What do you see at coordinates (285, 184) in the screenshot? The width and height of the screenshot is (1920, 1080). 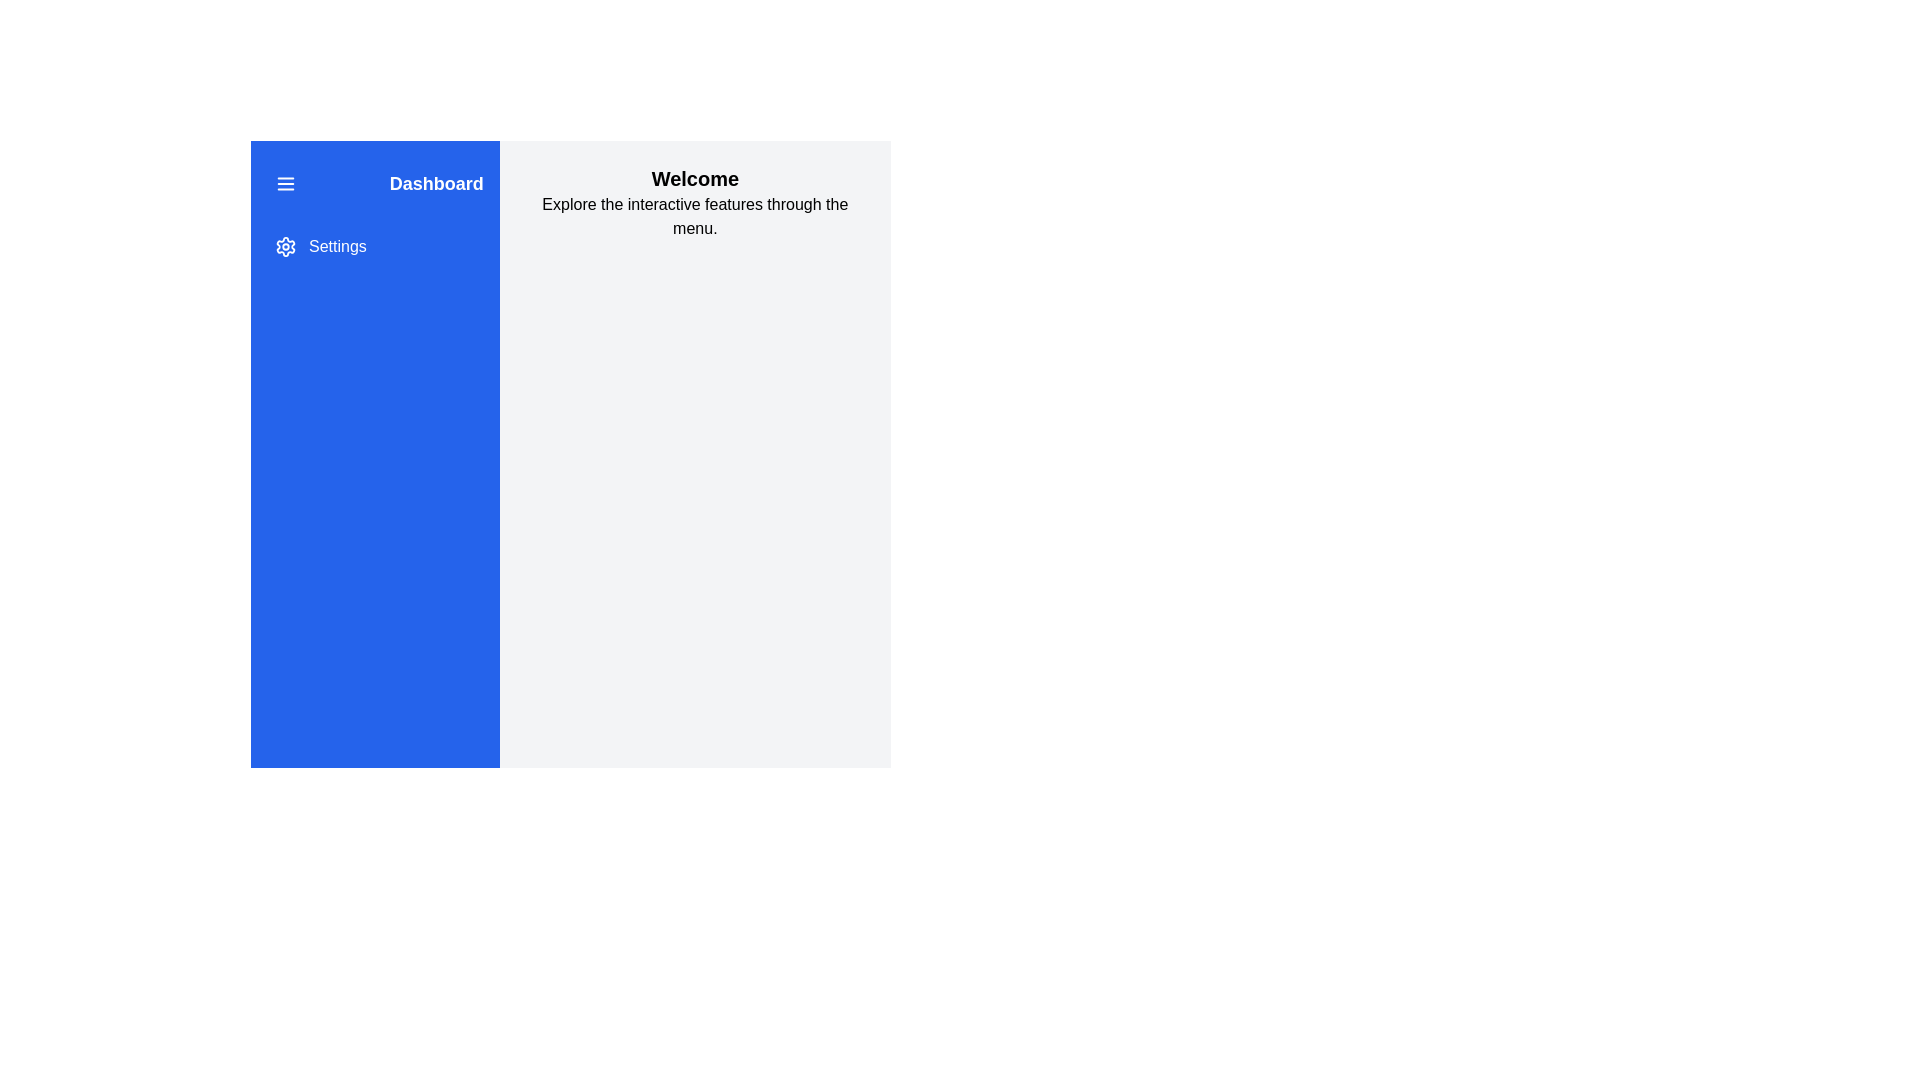 I see `the button with a hamburger menu icon located at the top-left corner of the blue sidebar` at bounding box center [285, 184].